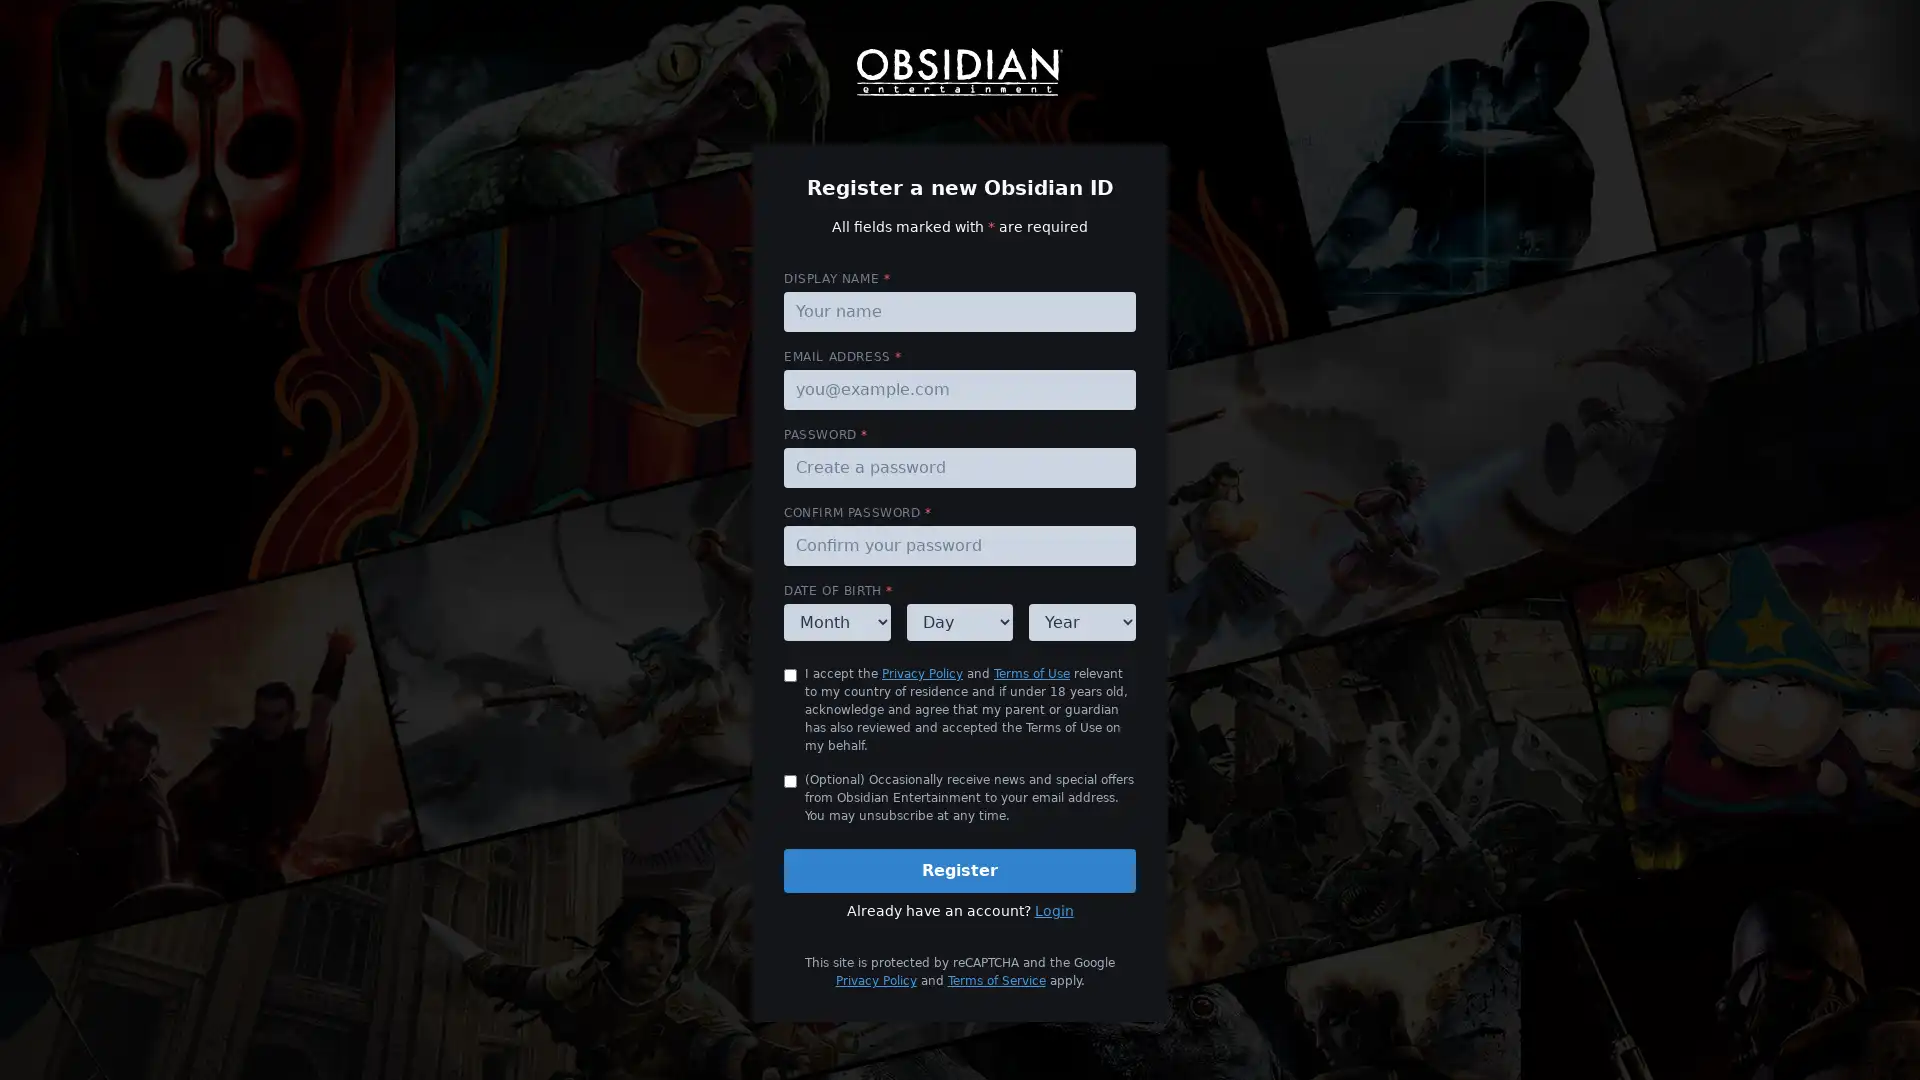 This screenshot has width=1920, height=1080. I want to click on Register, so click(960, 870).